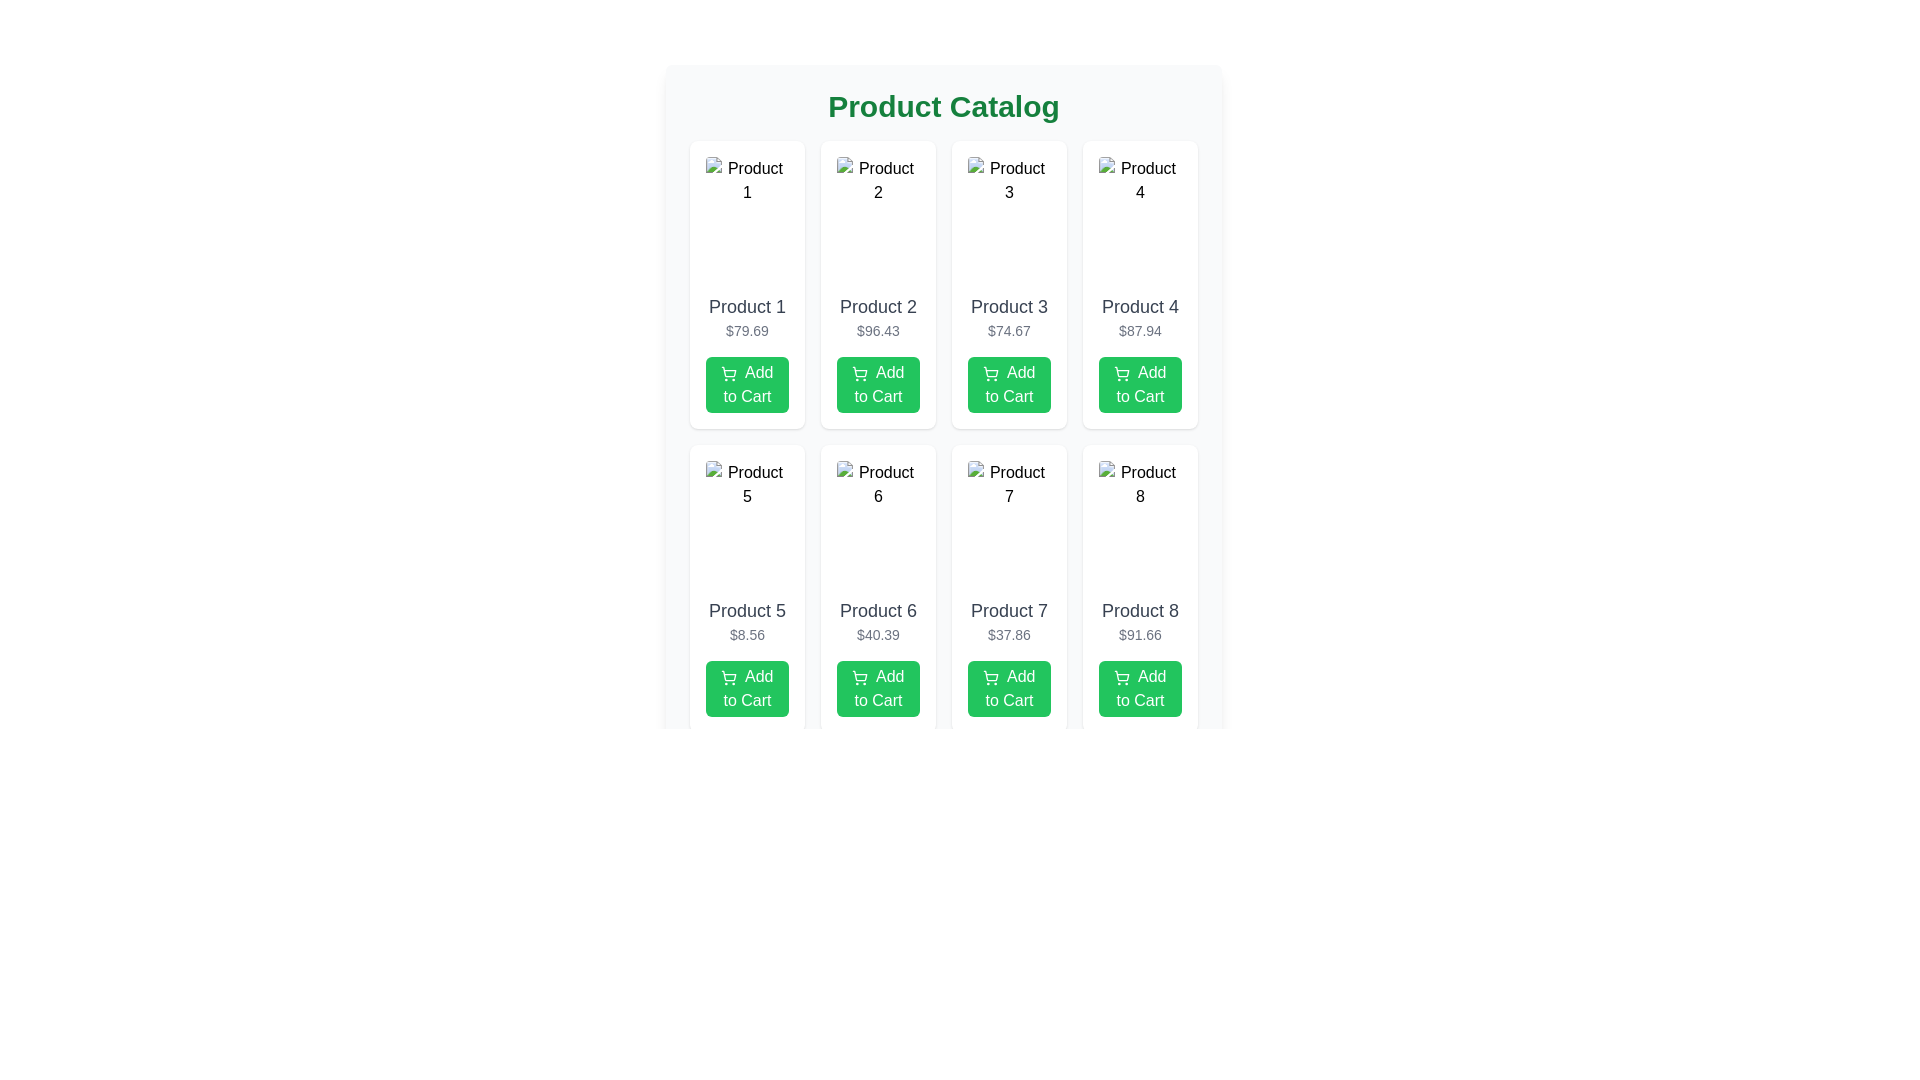  What do you see at coordinates (878, 307) in the screenshot?
I see `the text label displaying 'Product 2' in a large, bold font, located in the second card of a grid layout` at bounding box center [878, 307].